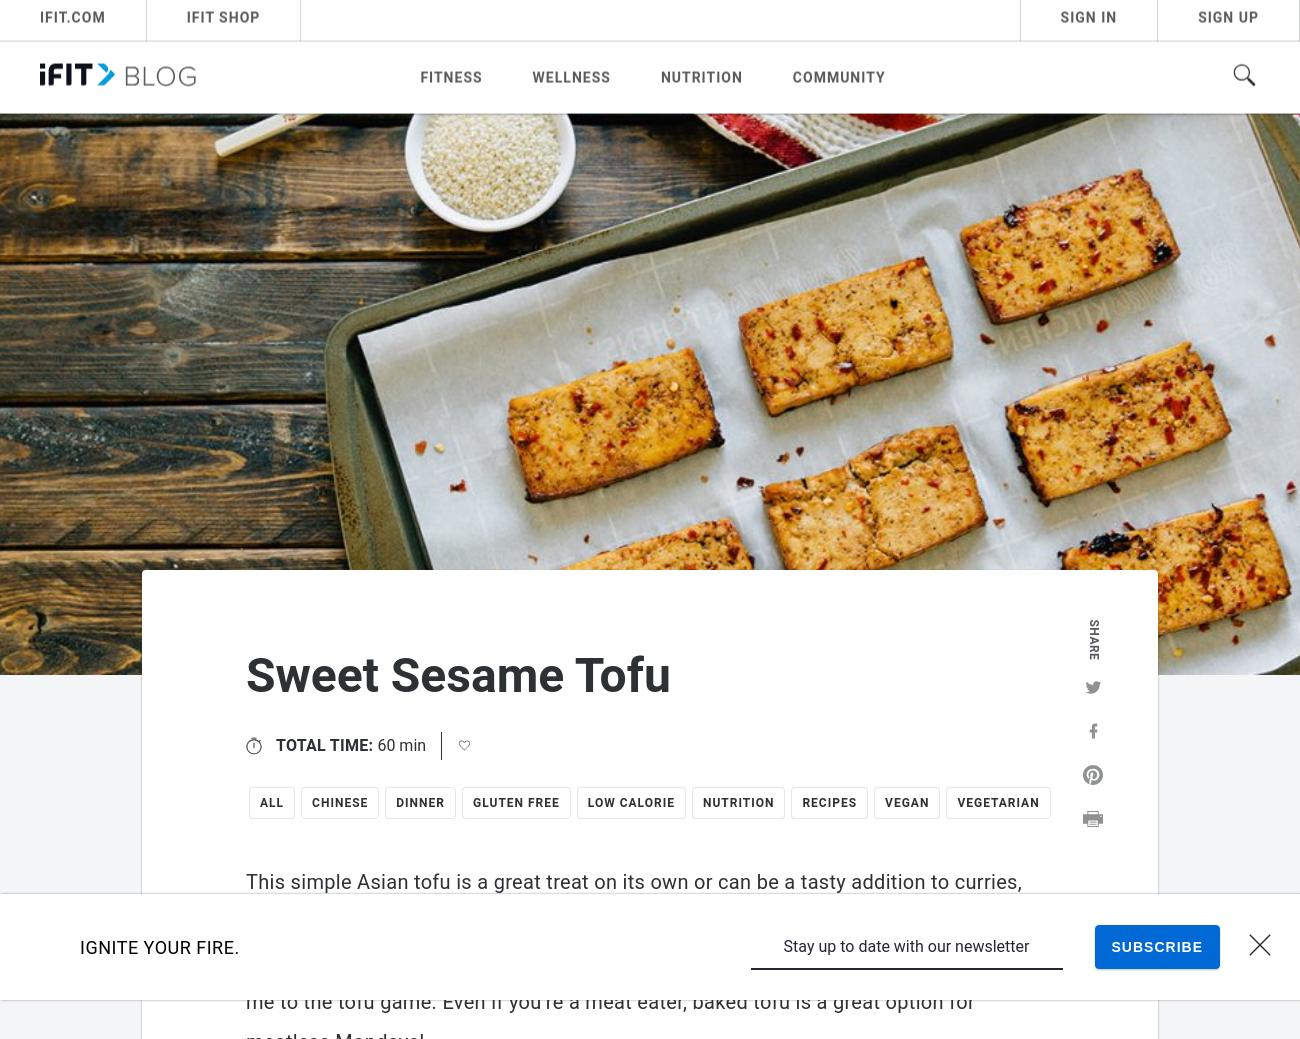 This screenshot has height=1039, width=1300. What do you see at coordinates (515, 802) in the screenshot?
I see `'Gluten Free'` at bounding box center [515, 802].